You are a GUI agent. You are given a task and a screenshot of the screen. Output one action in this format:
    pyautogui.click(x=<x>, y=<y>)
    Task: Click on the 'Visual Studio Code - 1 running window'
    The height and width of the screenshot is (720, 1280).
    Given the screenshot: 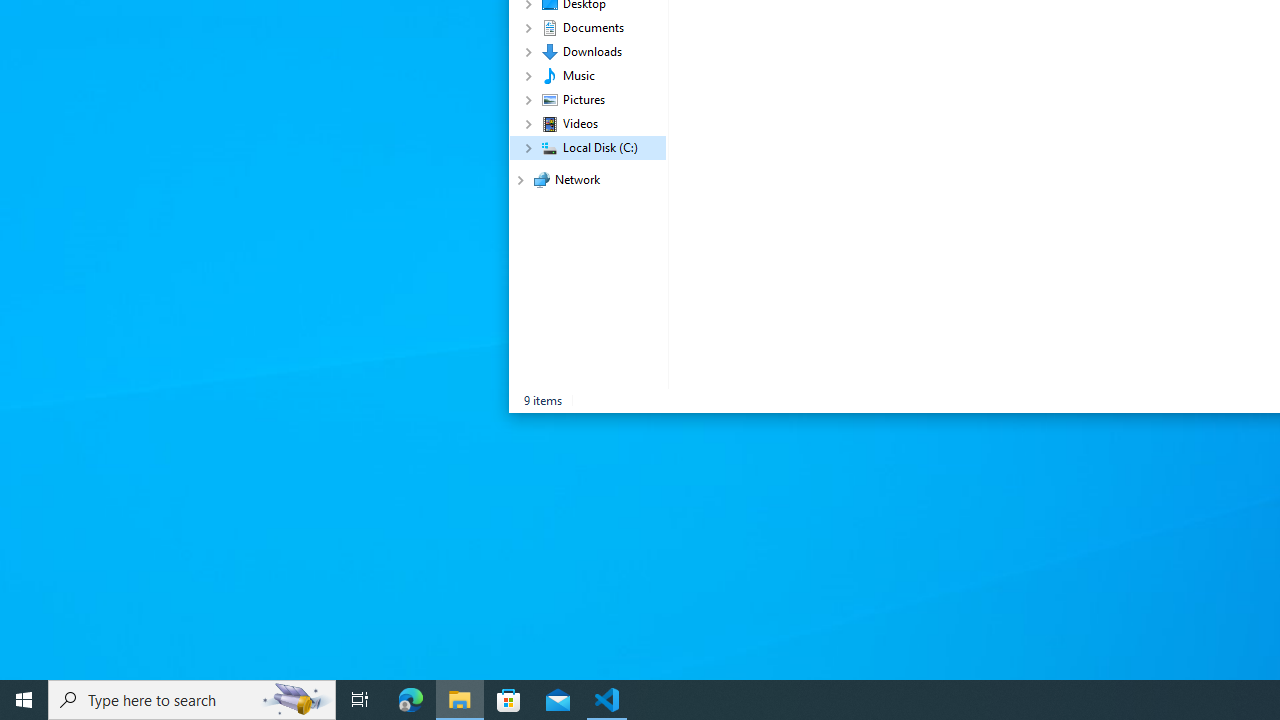 What is the action you would take?
    pyautogui.click(x=606, y=698)
    